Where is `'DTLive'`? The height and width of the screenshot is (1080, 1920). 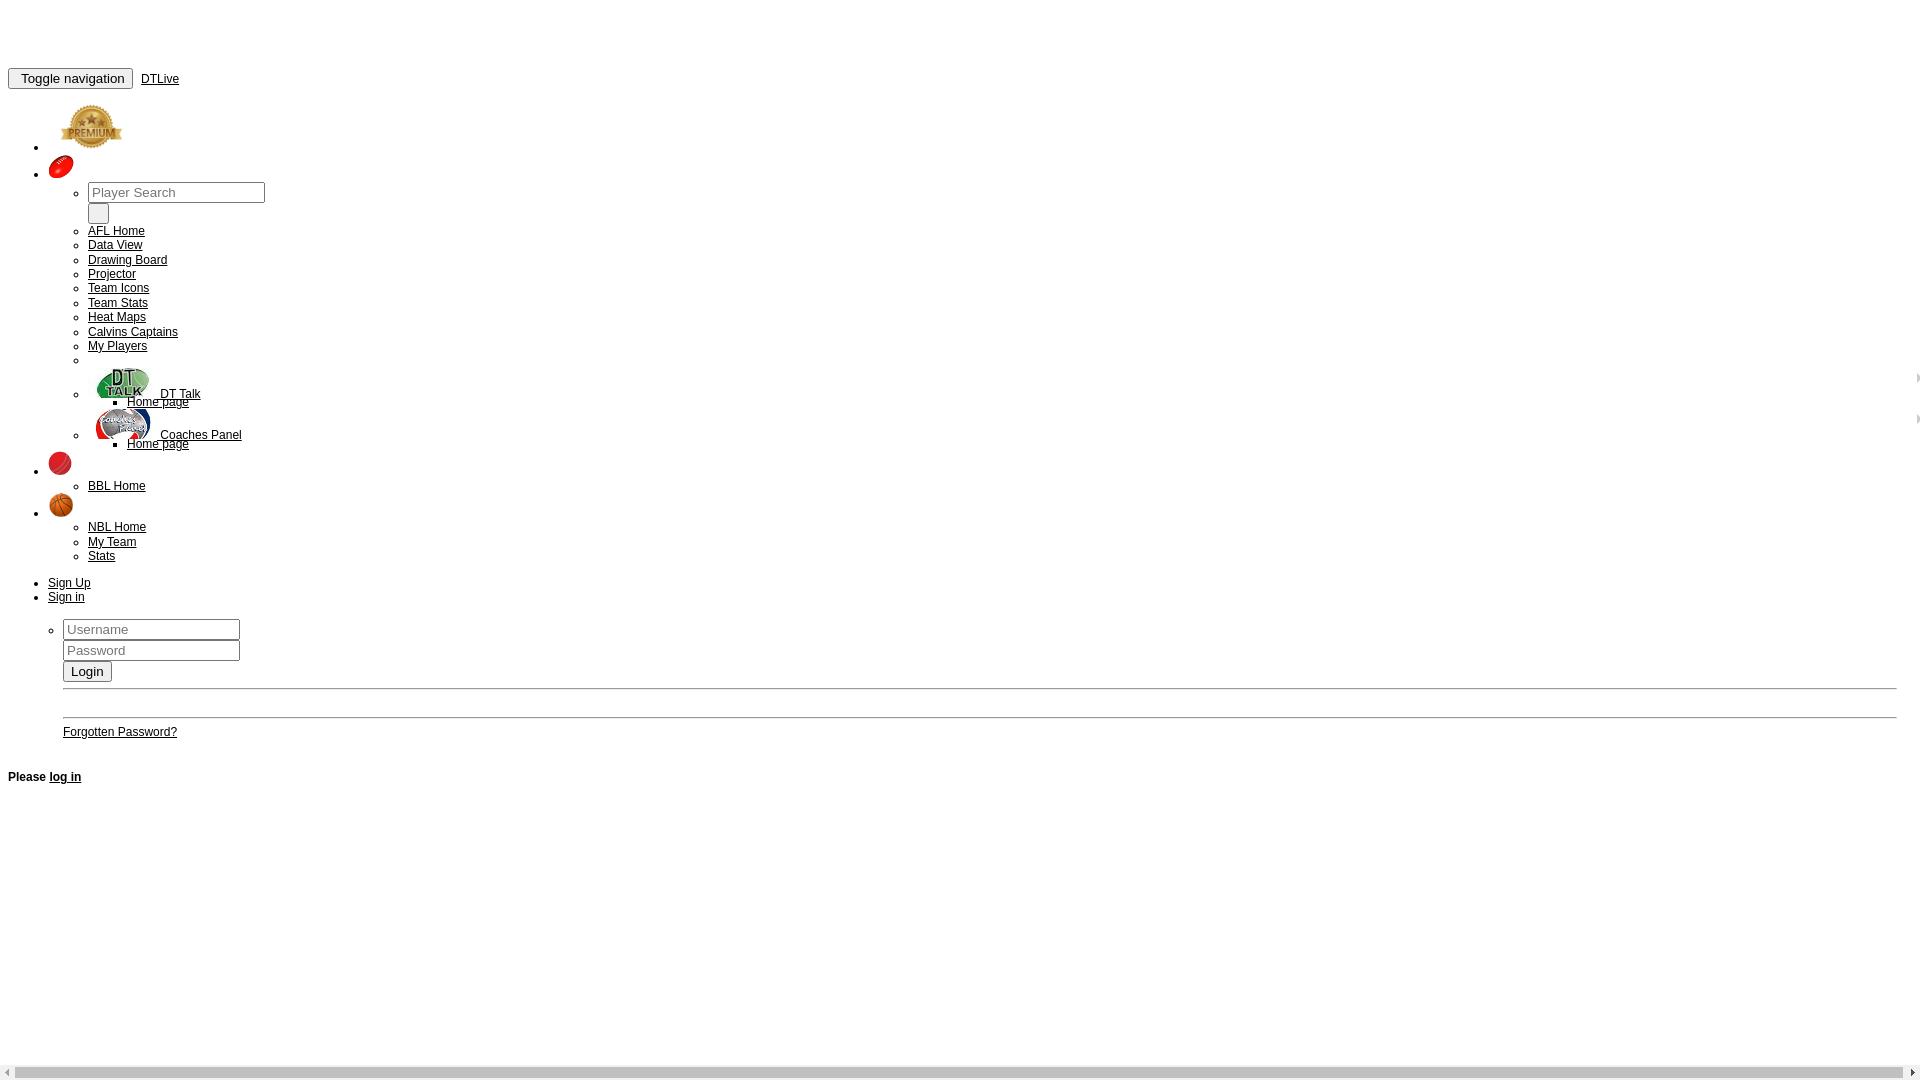 'DTLive' is located at coordinates (158, 77).